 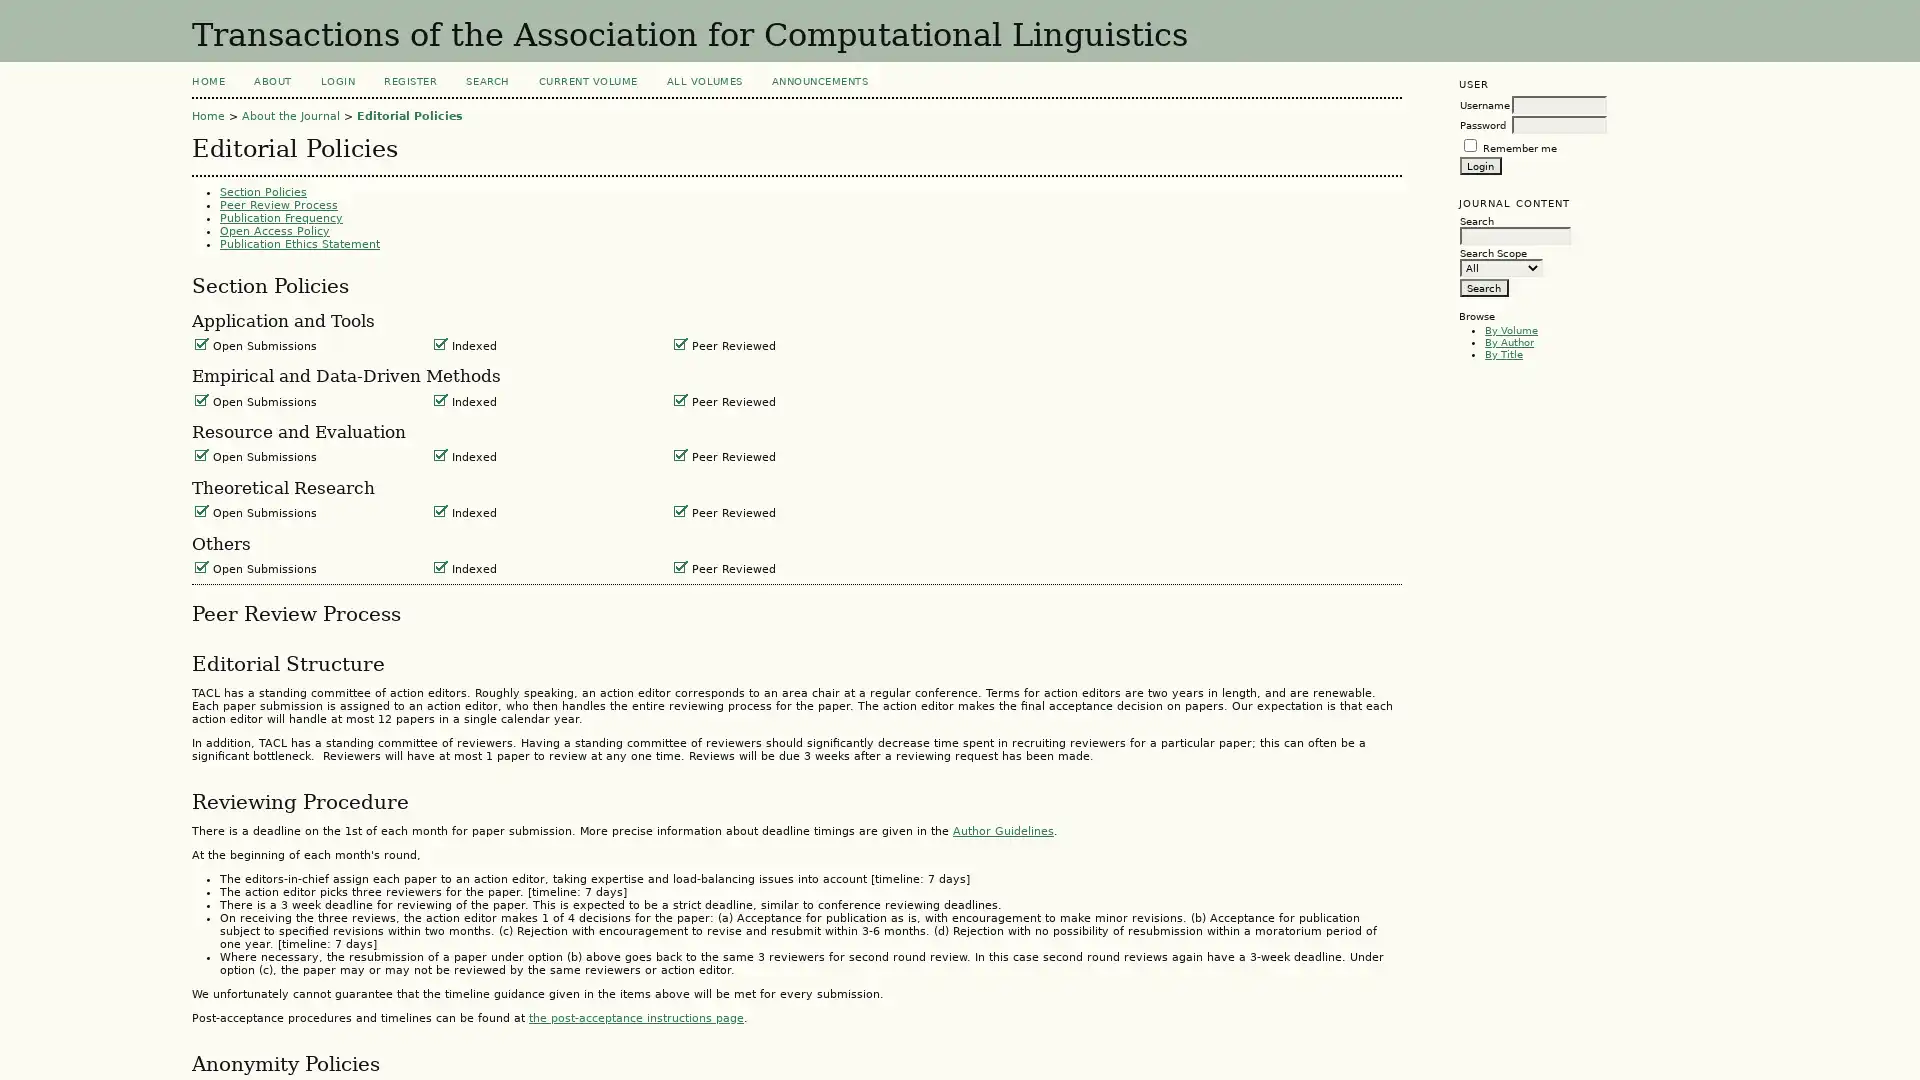 What do you see at coordinates (1483, 286) in the screenshot?
I see `Search` at bounding box center [1483, 286].